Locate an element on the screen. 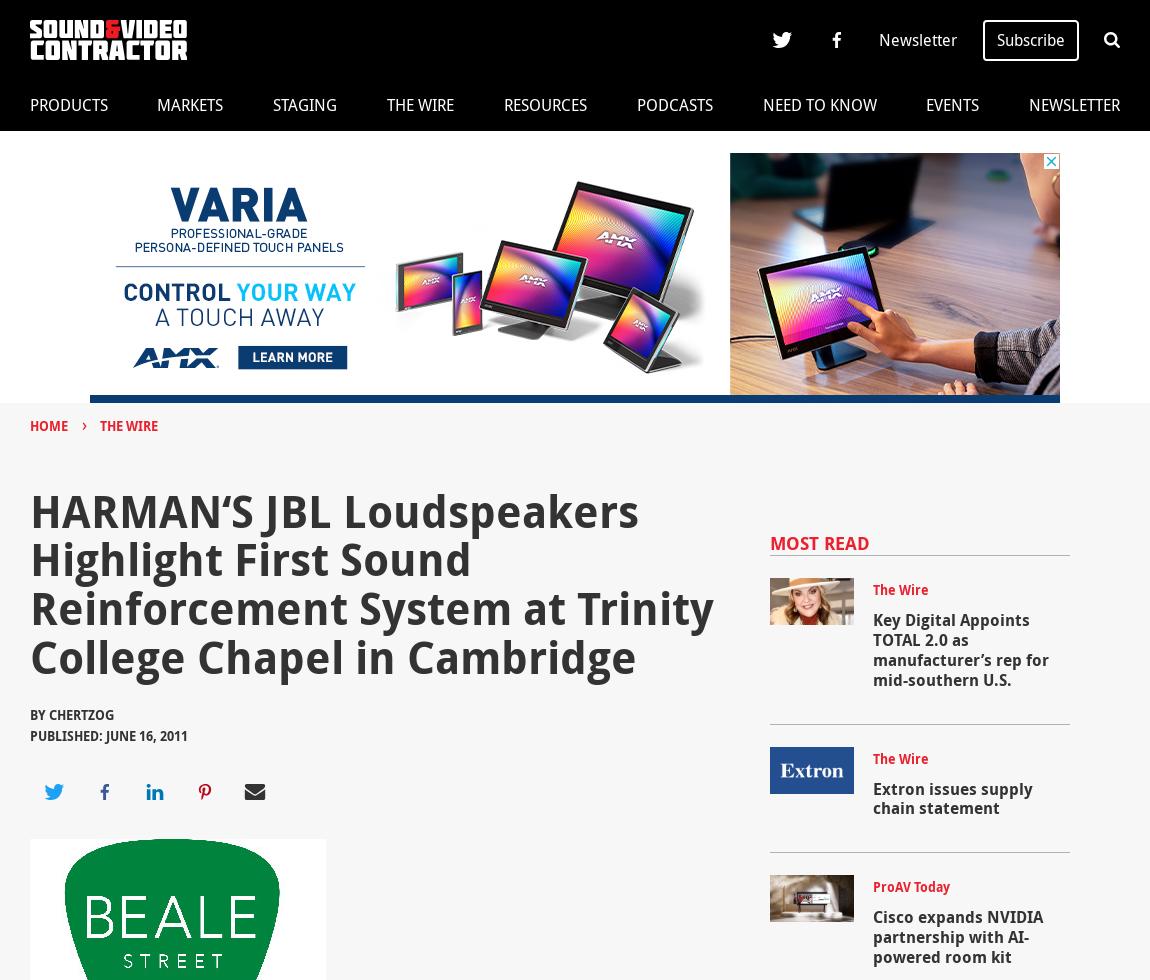 The image size is (1150, 980). 'Markets' is located at coordinates (188, 104).